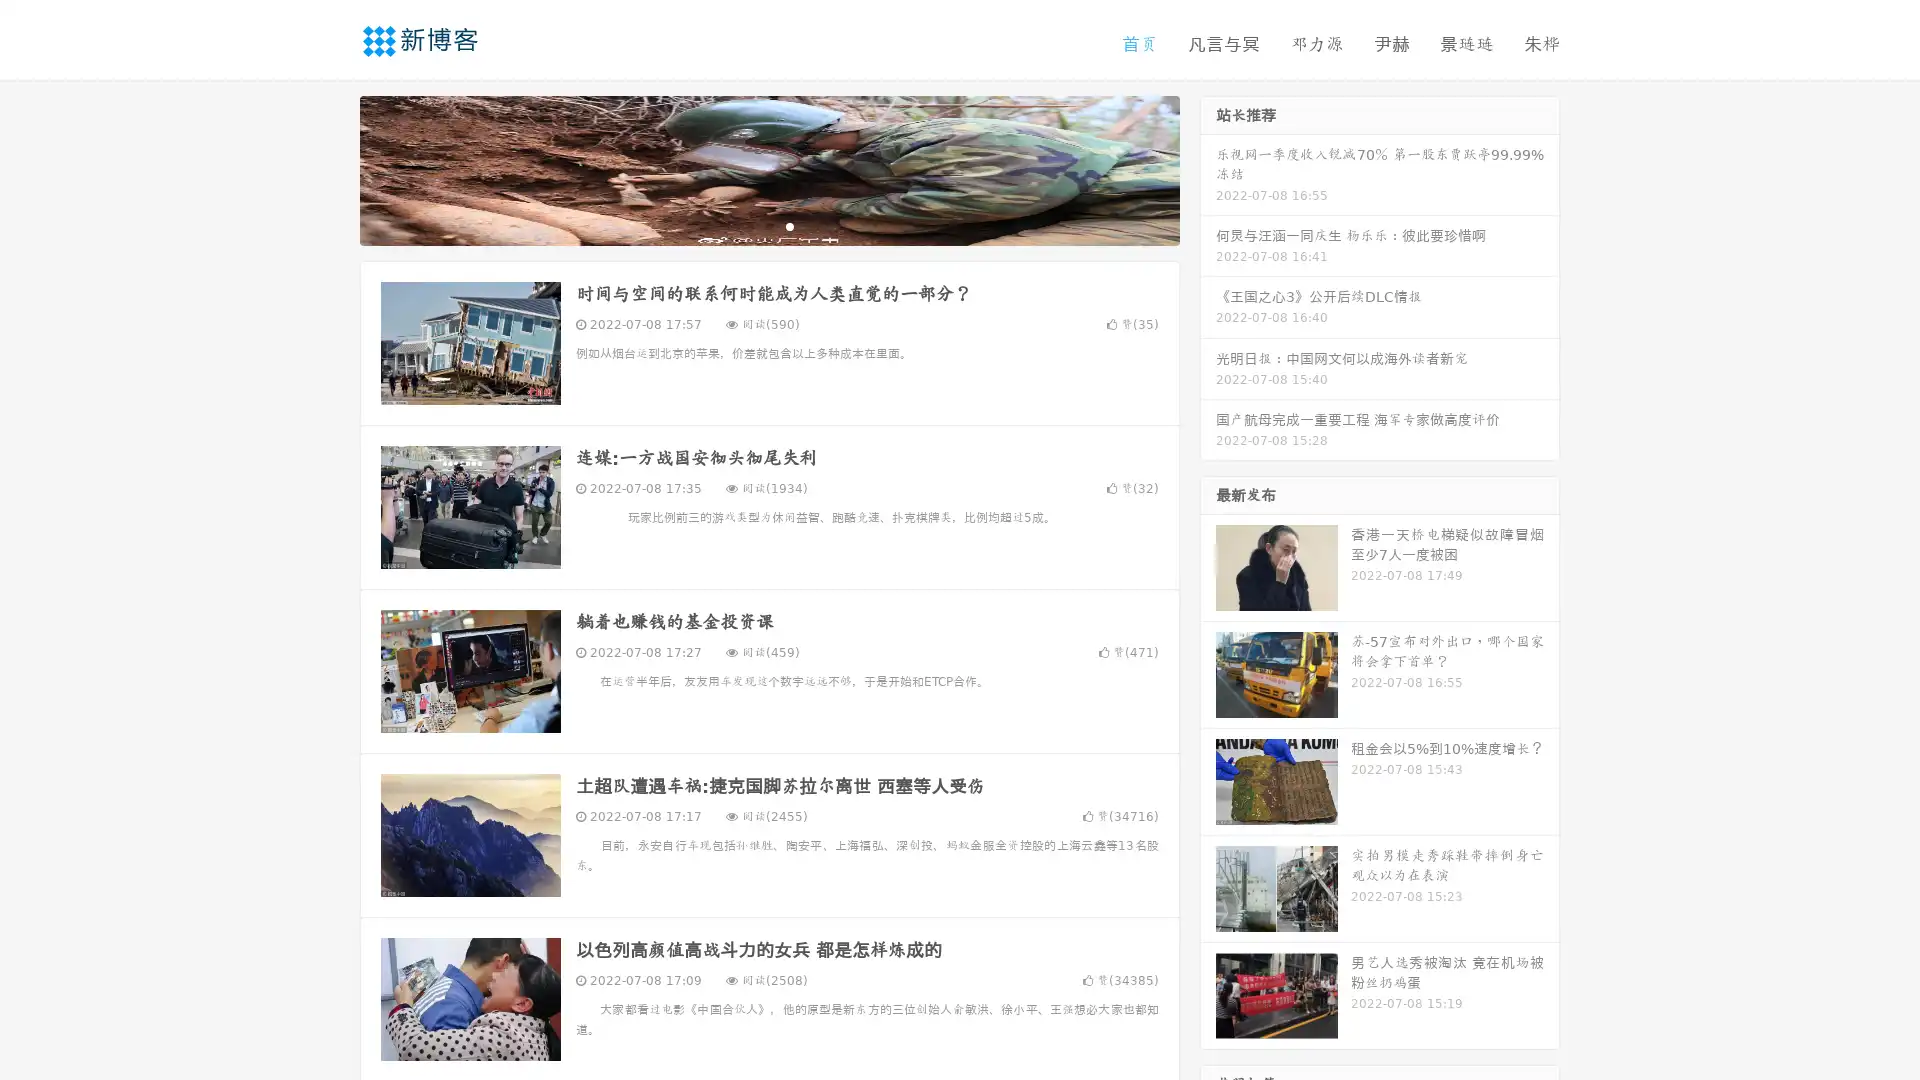 This screenshot has width=1920, height=1080. What do you see at coordinates (768, 225) in the screenshot?
I see `Go to slide 2` at bounding box center [768, 225].